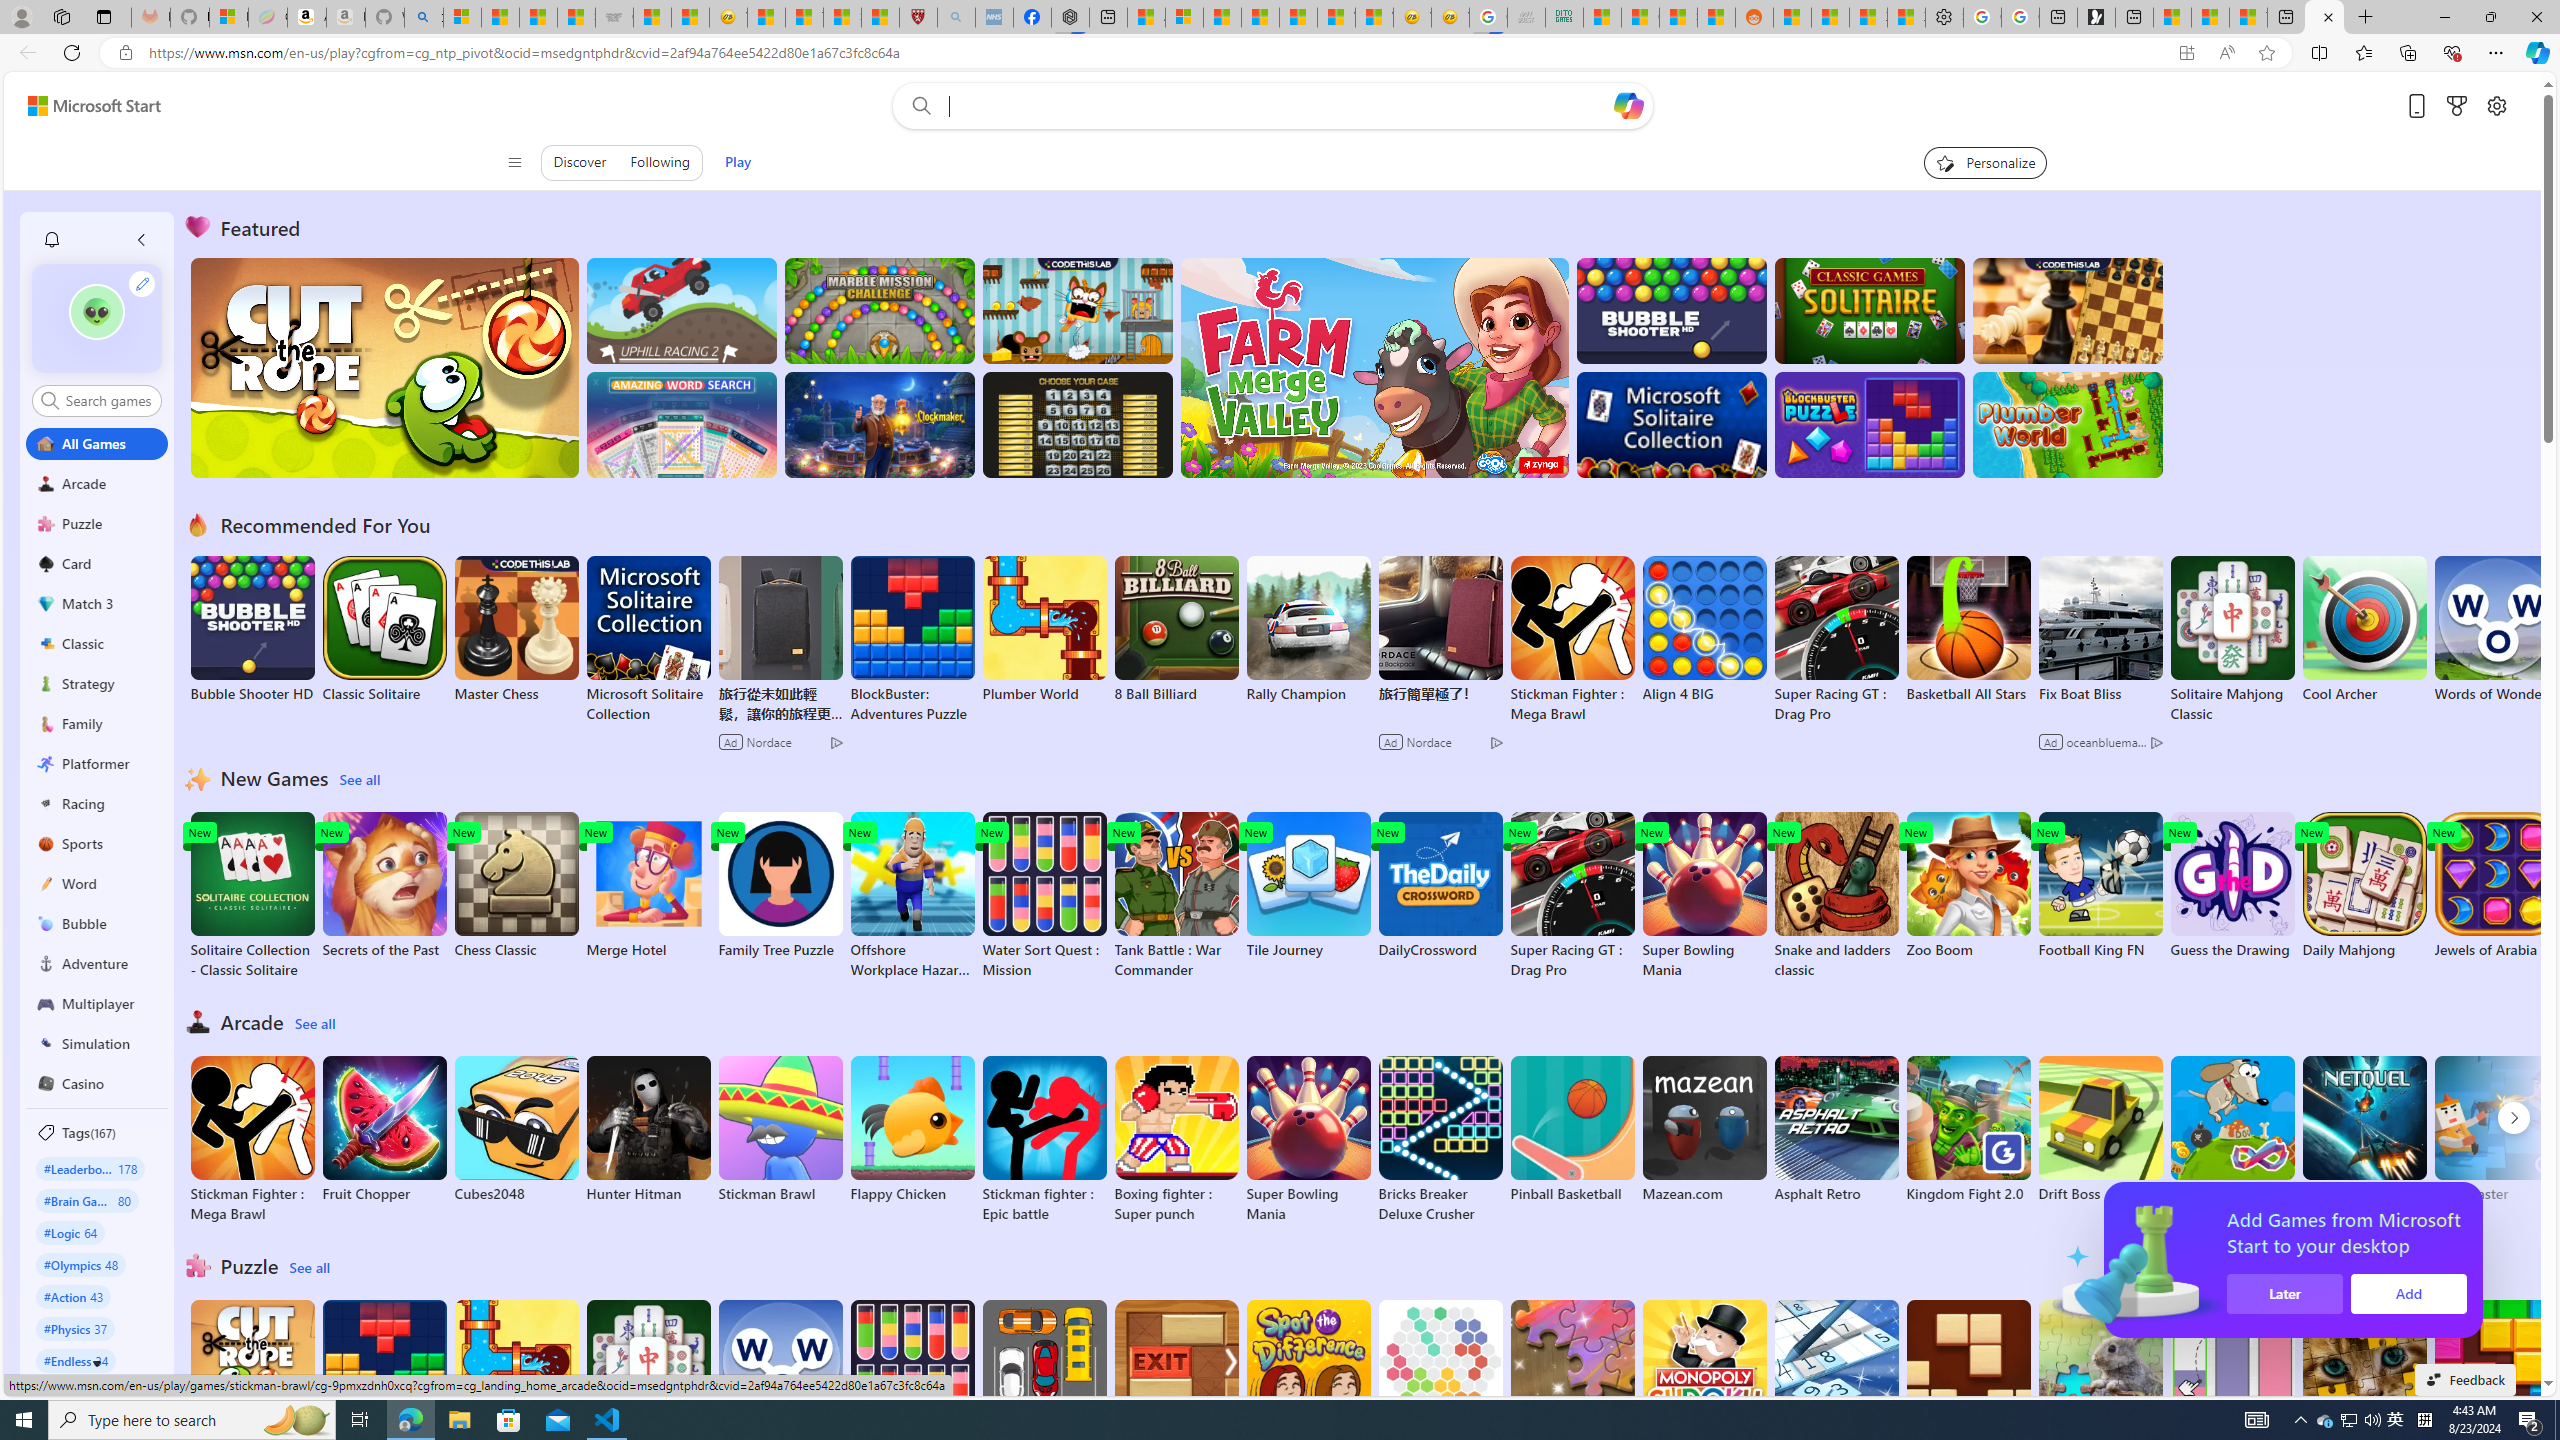  Describe the element at coordinates (1043, 1138) in the screenshot. I see `'Stickman fighter : Epic battle'` at that location.